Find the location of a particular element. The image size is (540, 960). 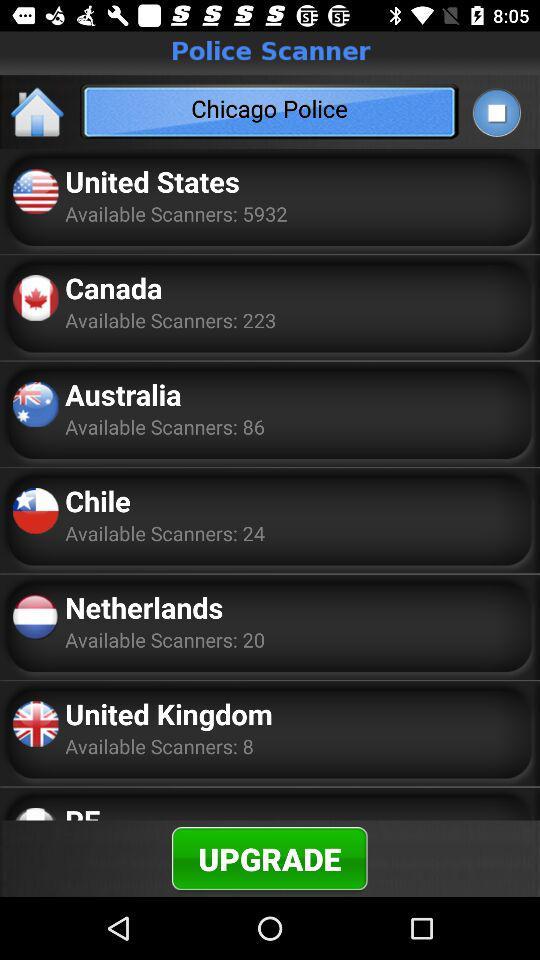

chile icon is located at coordinates (97, 499).